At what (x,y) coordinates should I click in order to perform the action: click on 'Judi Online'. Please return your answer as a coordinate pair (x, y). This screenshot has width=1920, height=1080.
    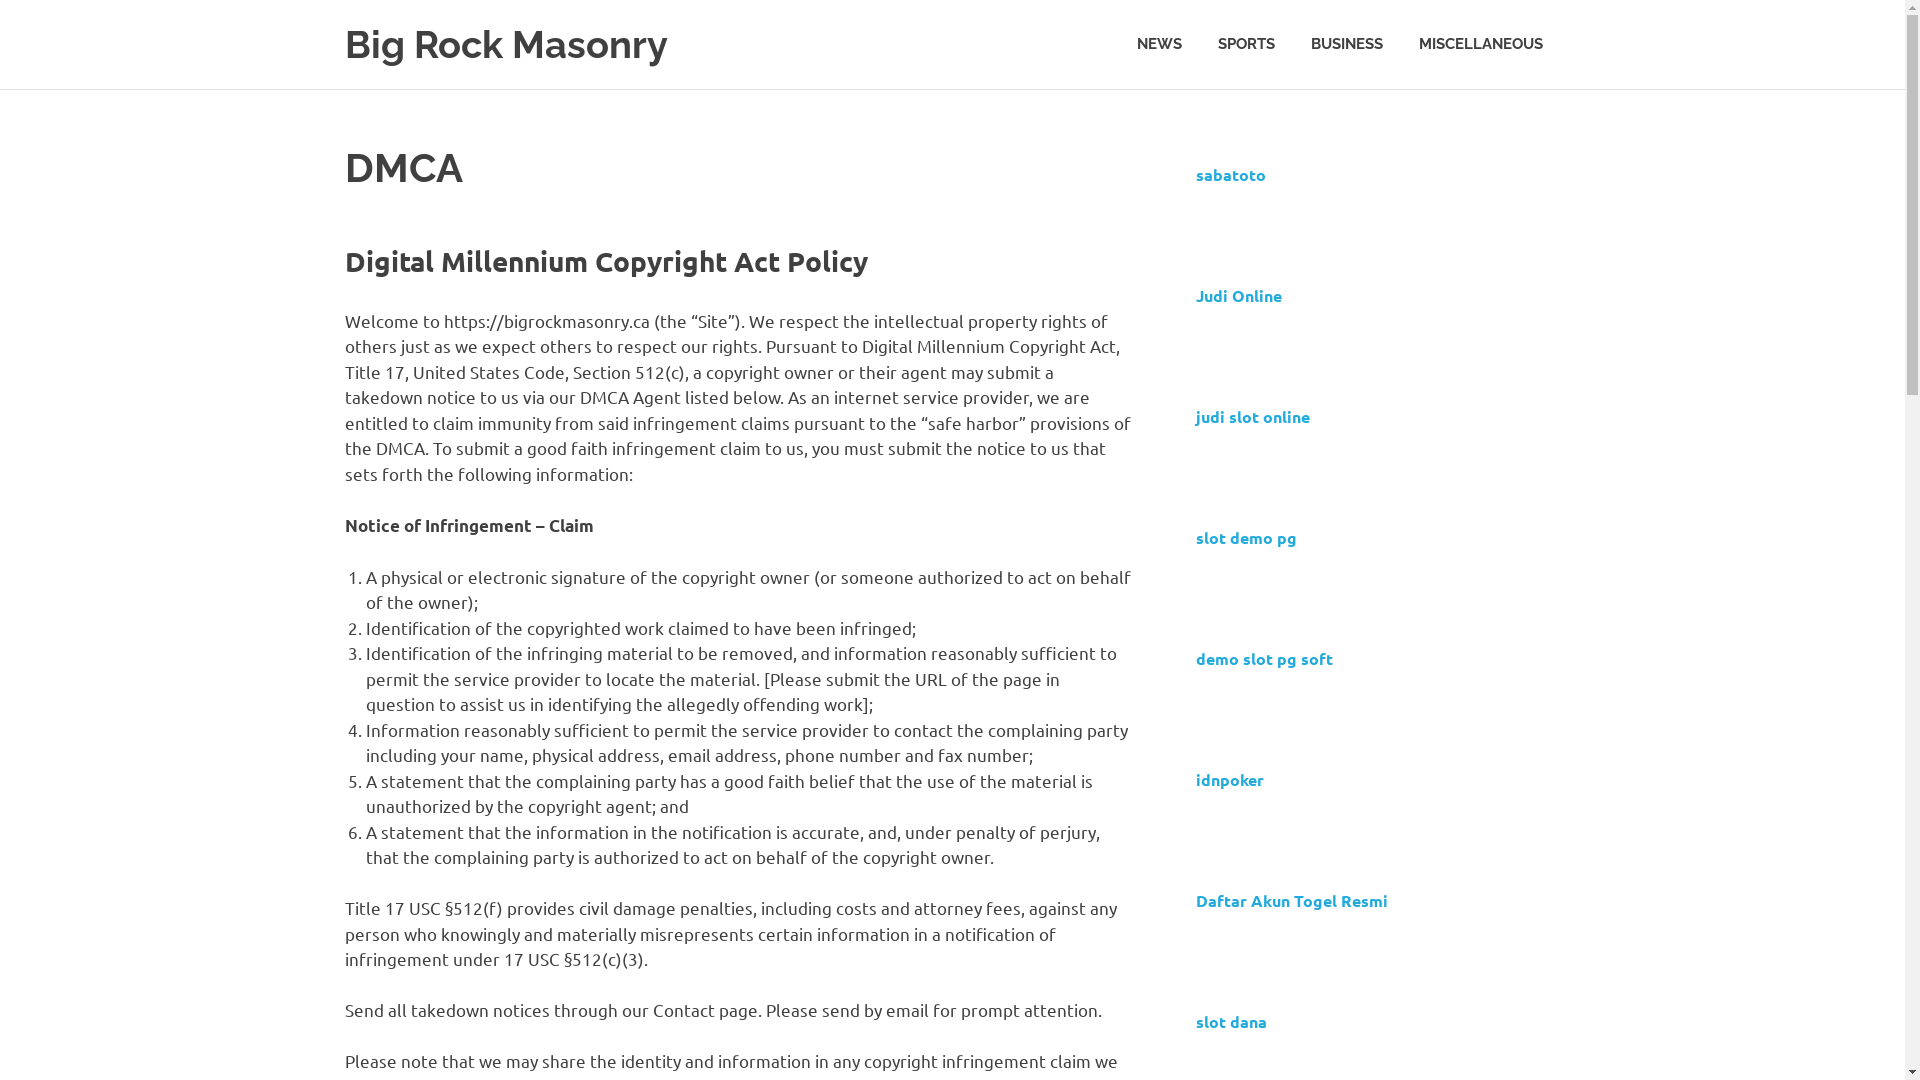
    Looking at the image, I should click on (1237, 294).